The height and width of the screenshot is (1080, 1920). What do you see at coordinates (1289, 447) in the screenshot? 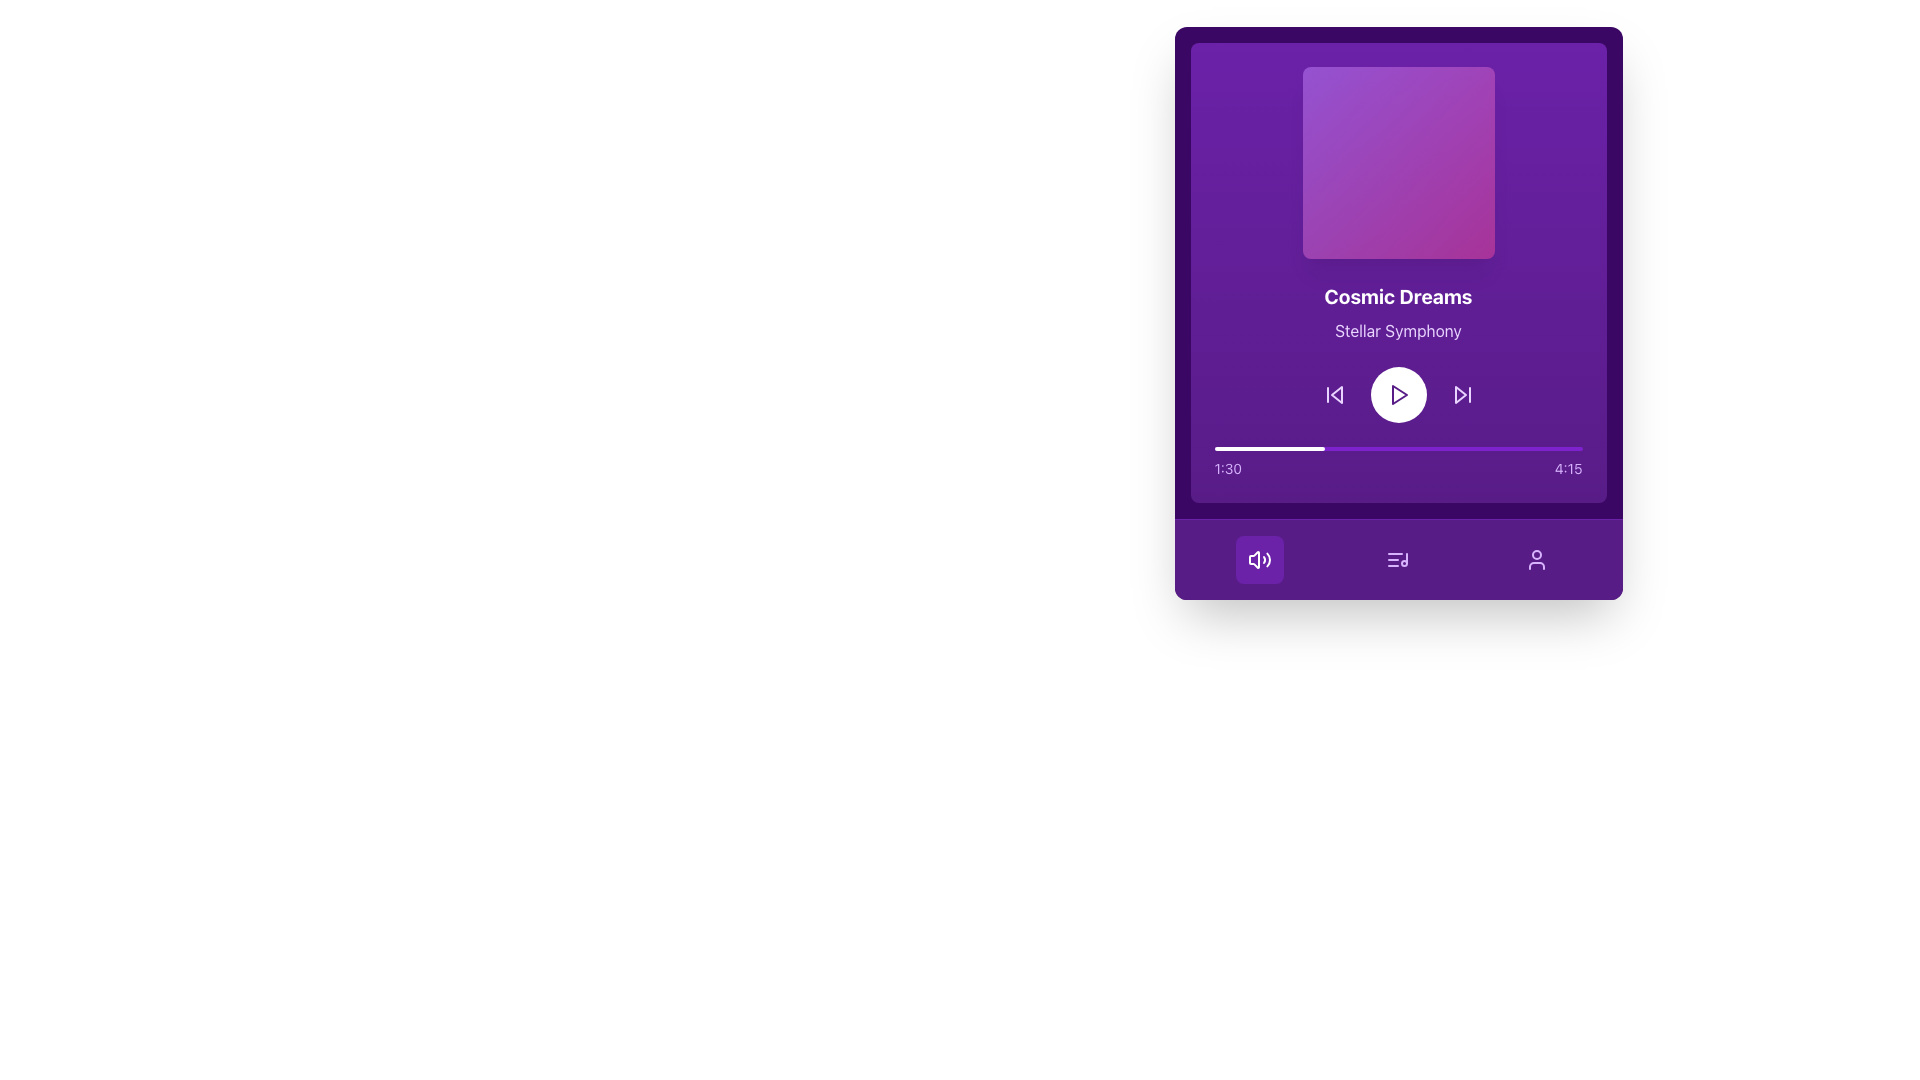
I see `the slider position` at bounding box center [1289, 447].